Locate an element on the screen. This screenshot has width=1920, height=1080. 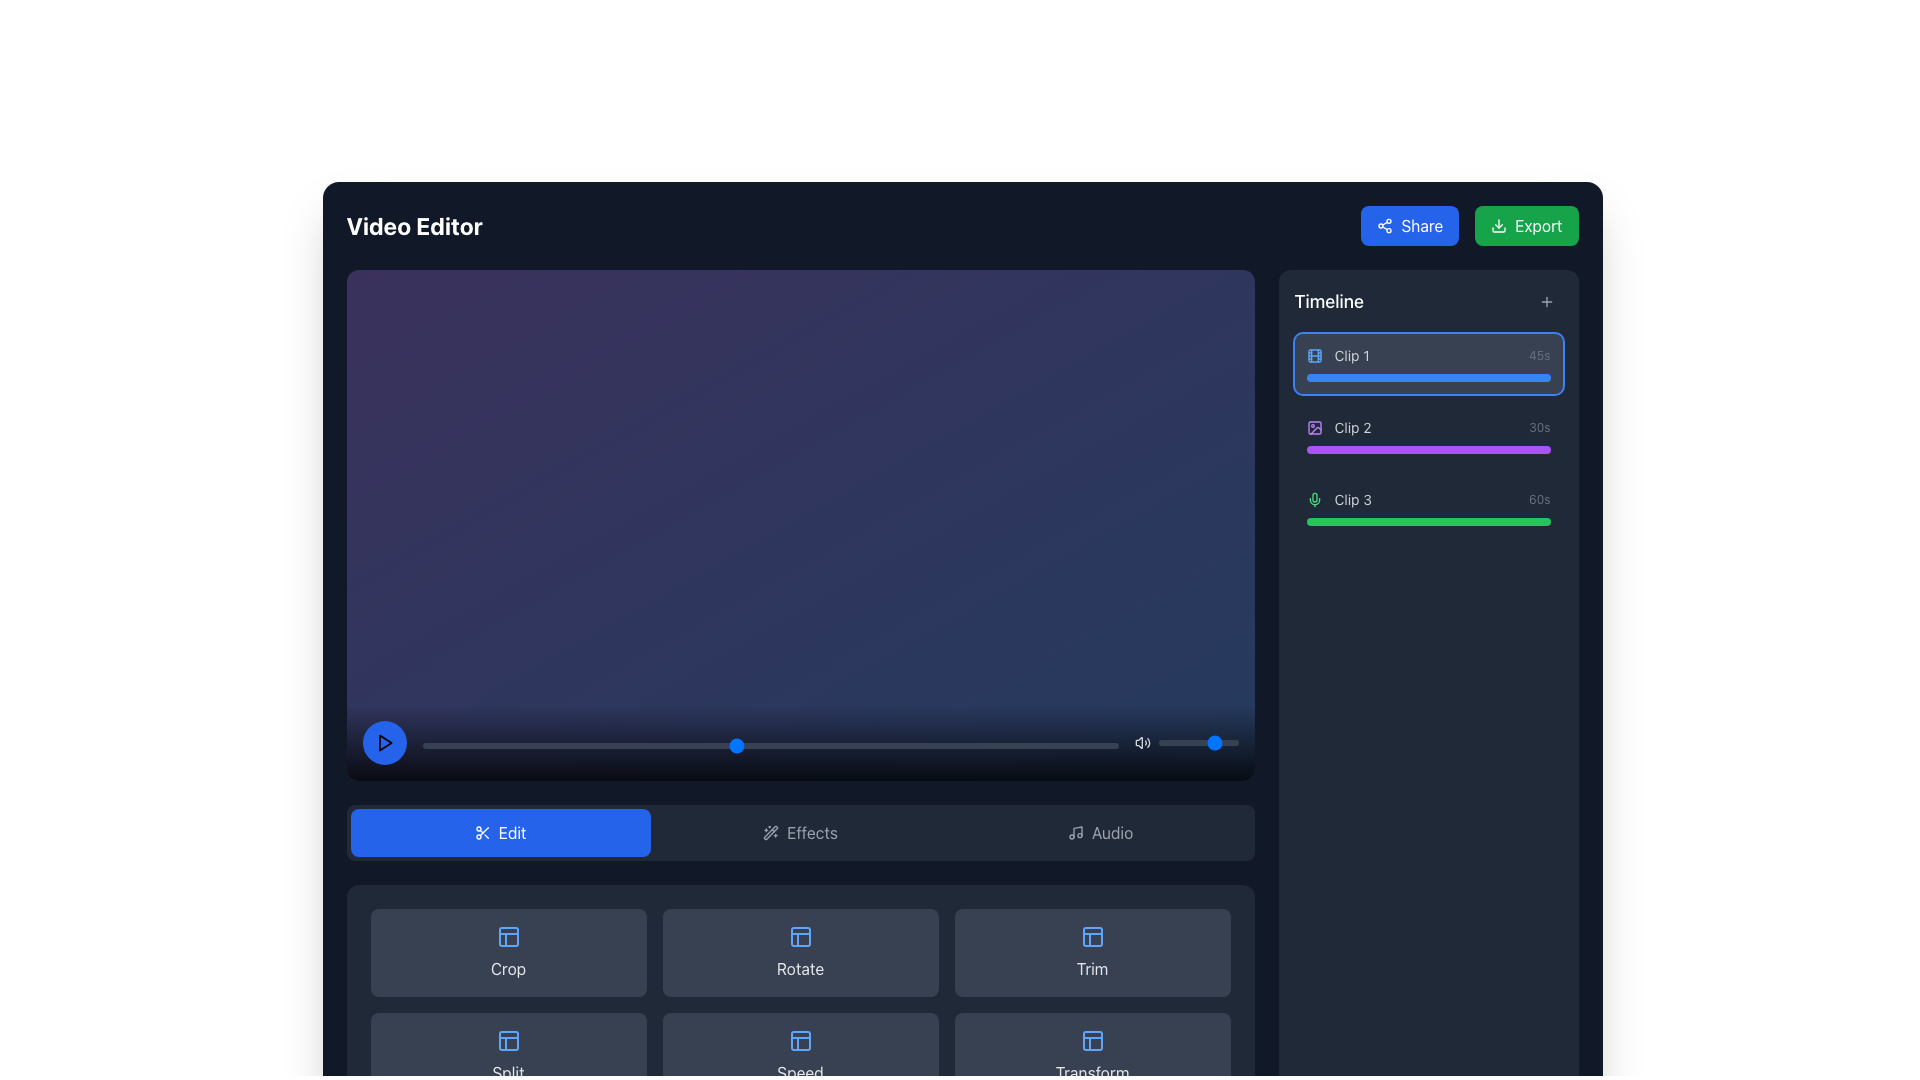
the slider is located at coordinates (1161, 742).